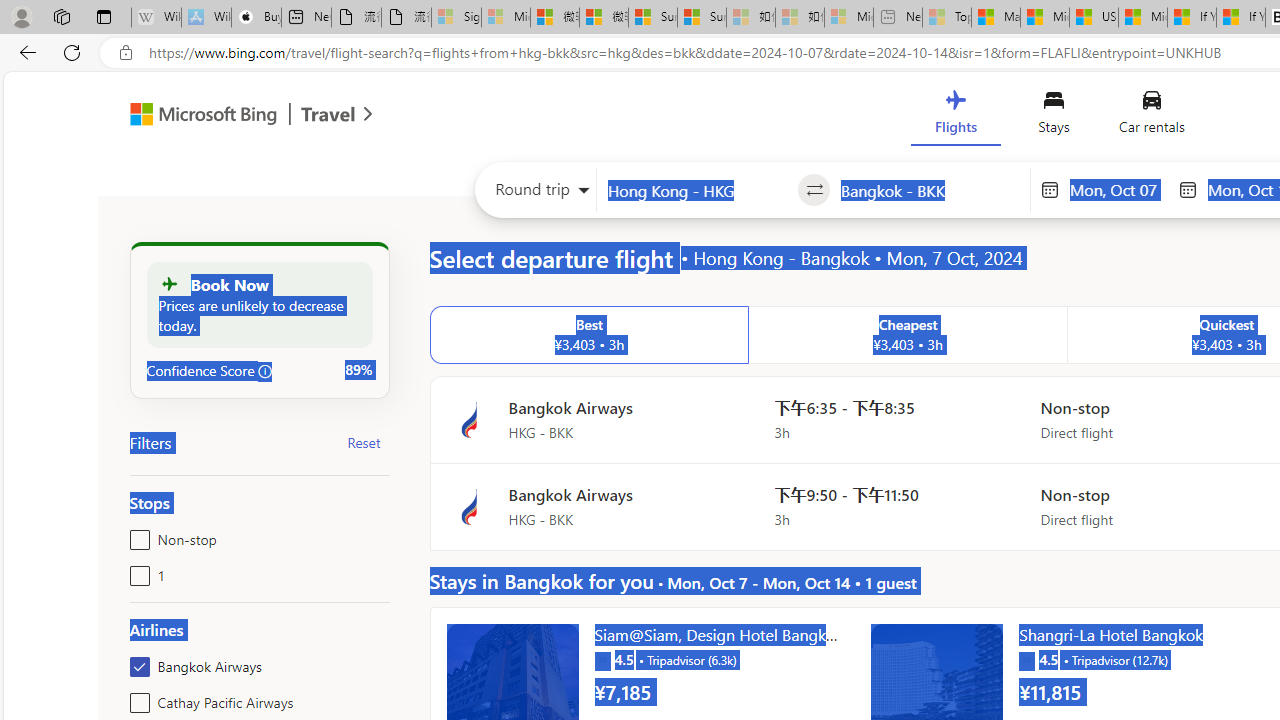 This screenshot has height=720, width=1280. I want to click on 'Travel', so click(328, 117).